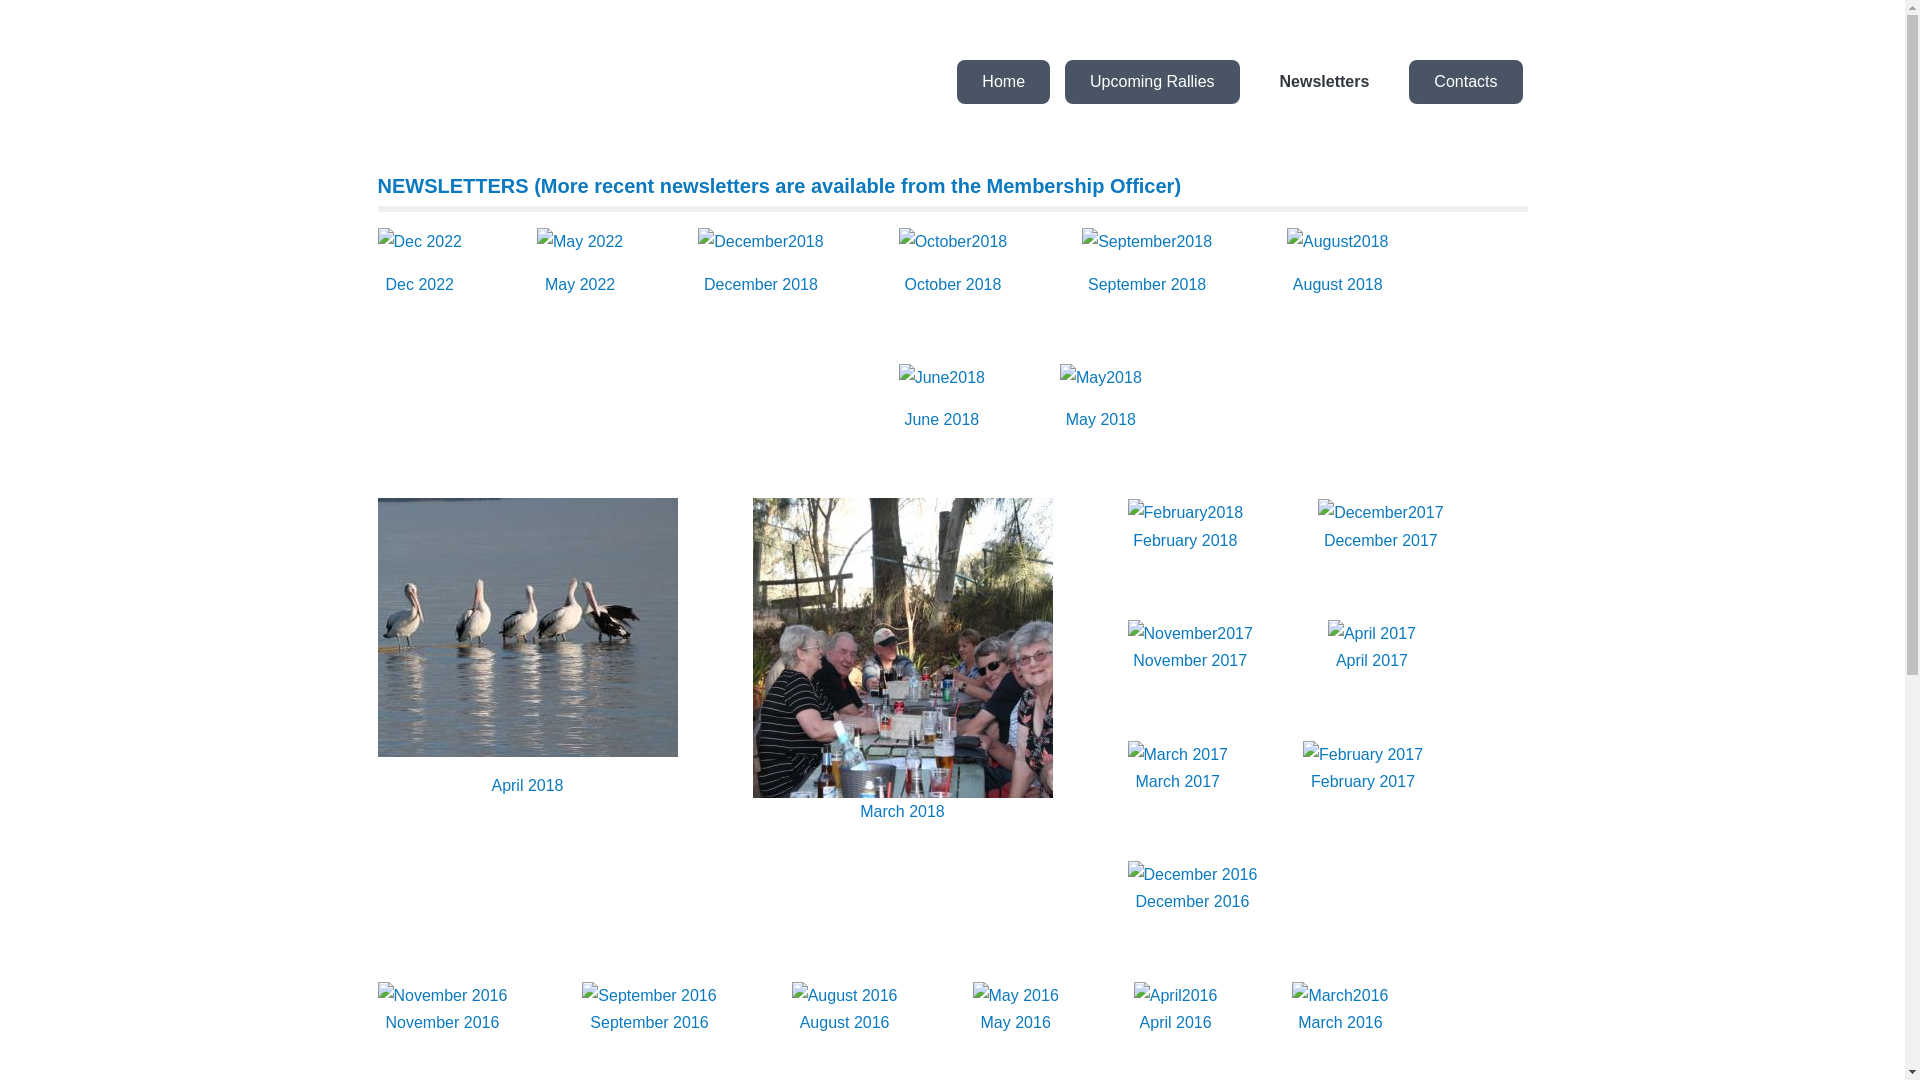  Describe the element at coordinates (1340, 1022) in the screenshot. I see `'March 2016'` at that location.